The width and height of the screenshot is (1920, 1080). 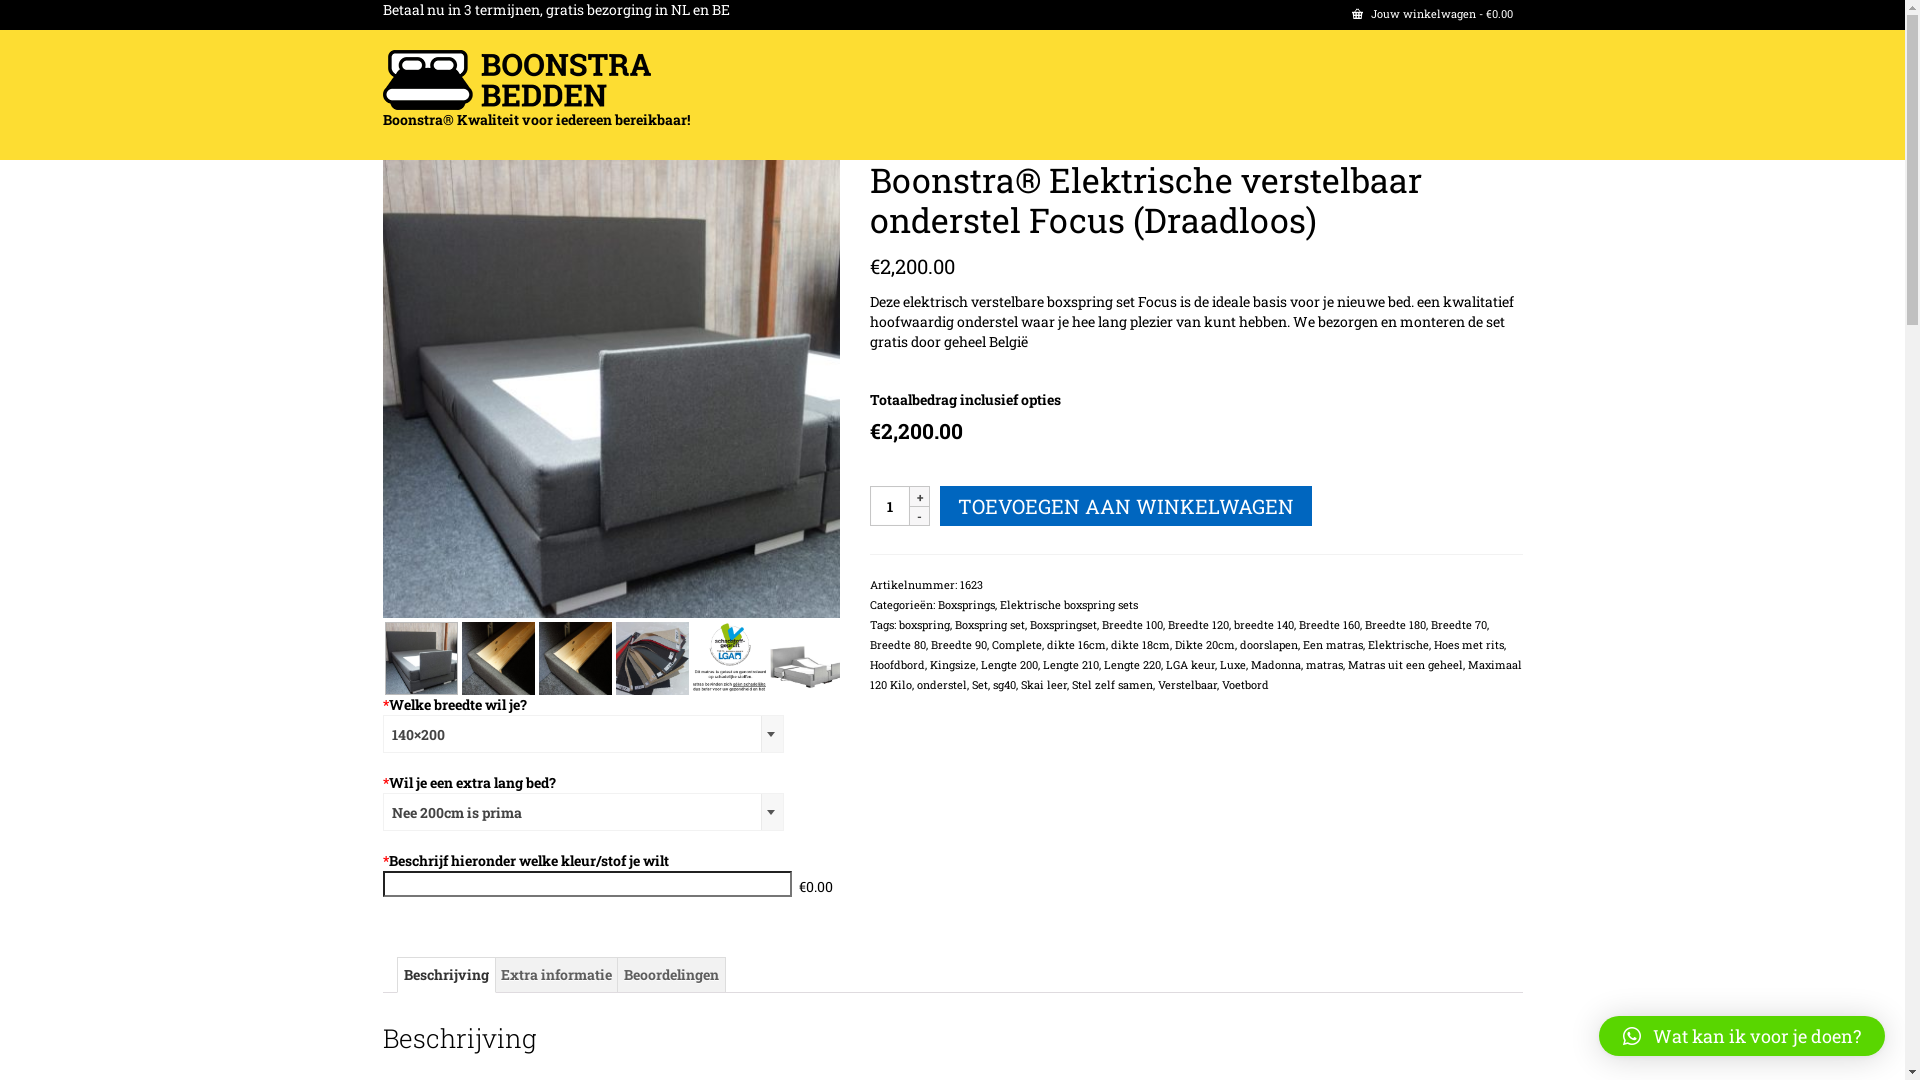 What do you see at coordinates (1244, 683) in the screenshot?
I see `'Voetbord'` at bounding box center [1244, 683].